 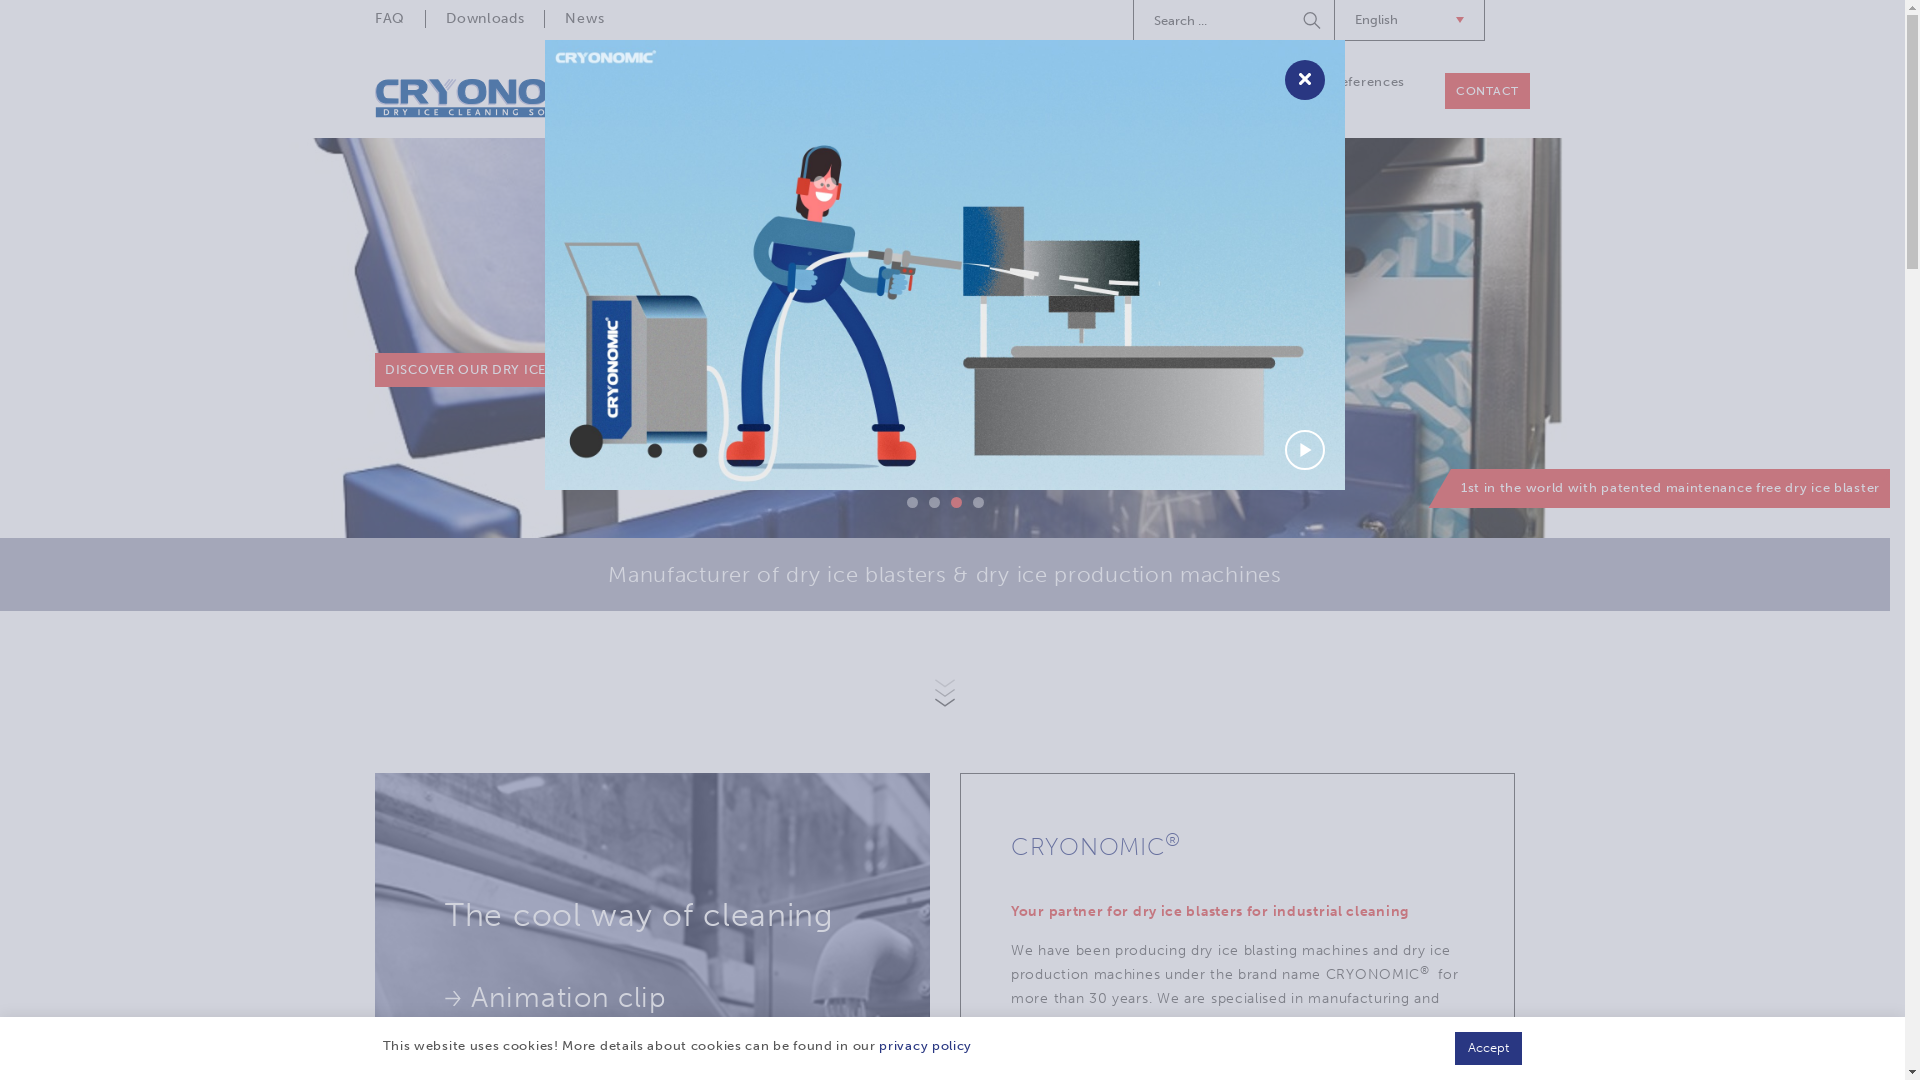 What do you see at coordinates (484, 19) in the screenshot?
I see `'Downloads'` at bounding box center [484, 19].